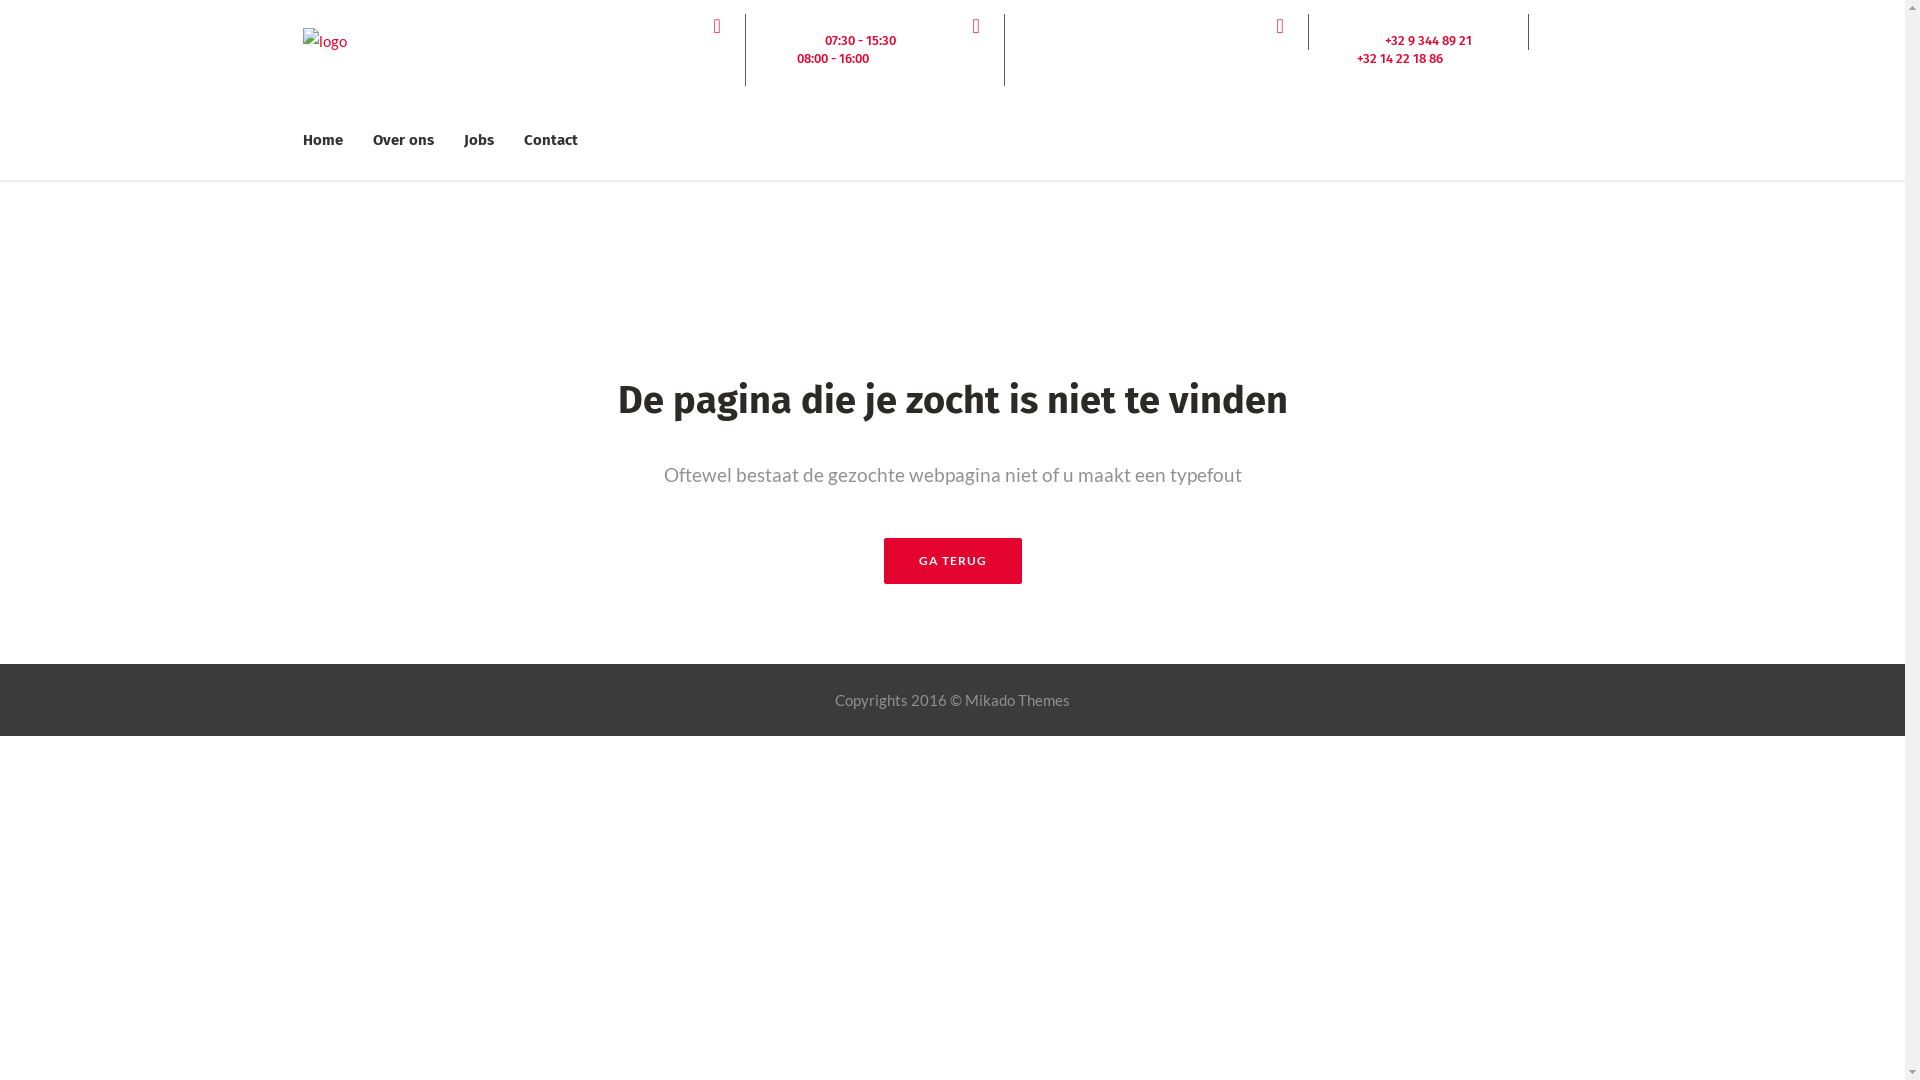 Image resolution: width=1920 pixels, height=1080 pixels. I want to click on 'GA TERUG', so click(952, 560).